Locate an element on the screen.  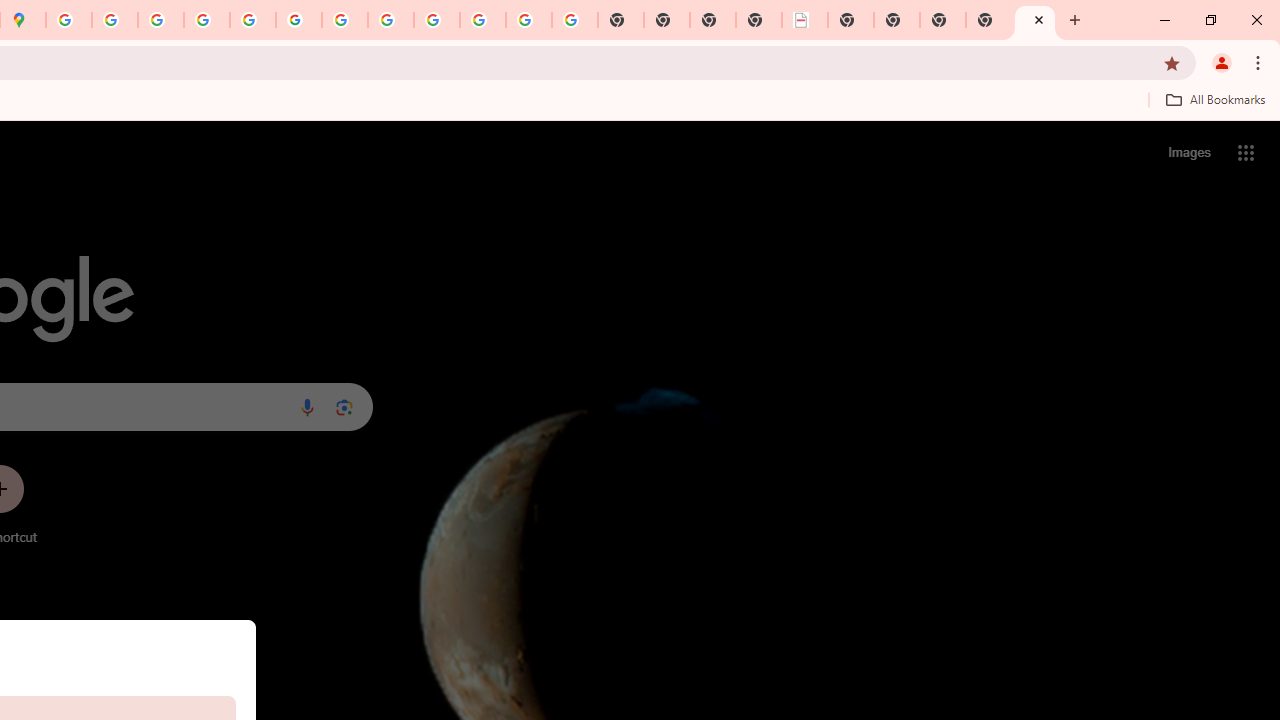
'New Tab' is located at coordinates (1035, 20).